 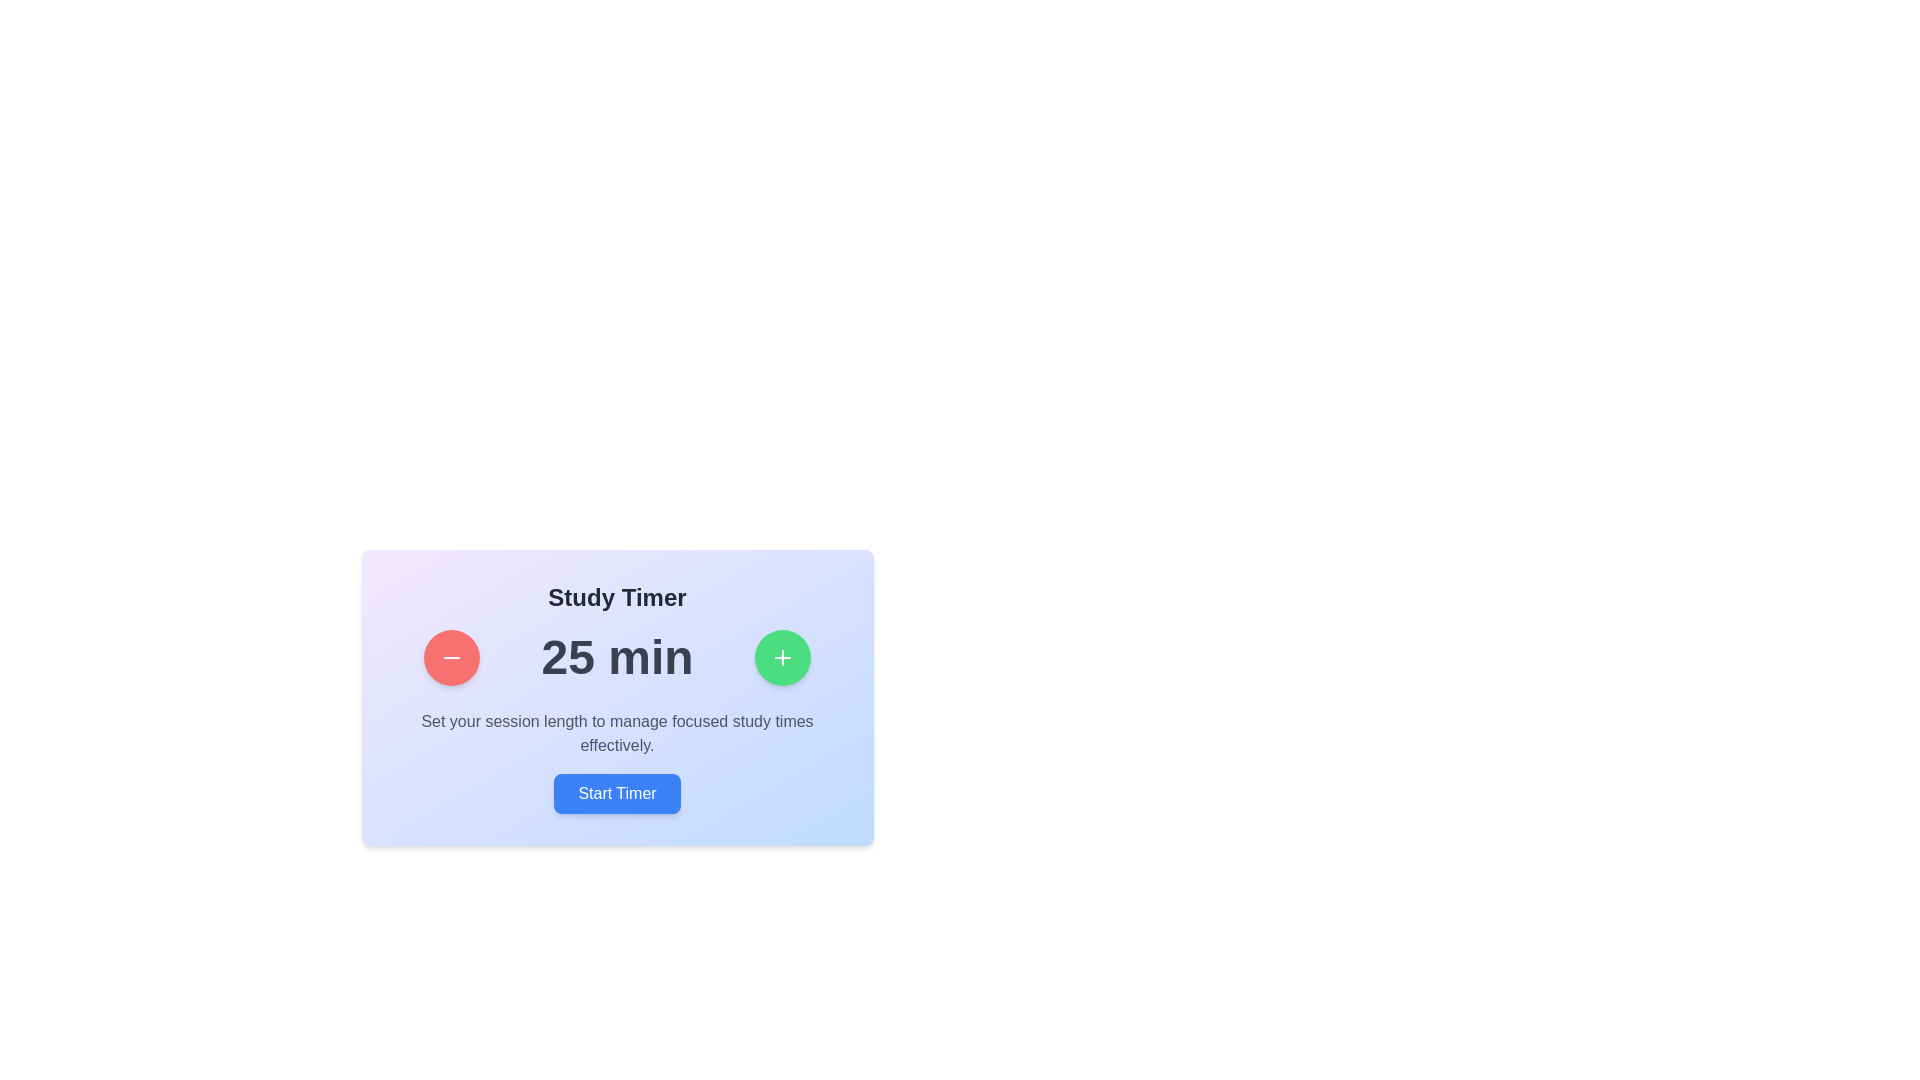 What do you see at coordinates (781, 658) in the screenshot?
I see `the increment button located to the right of the '25 min' text and the red decrement button to increase the timer value` at bounding box center [781, 658].